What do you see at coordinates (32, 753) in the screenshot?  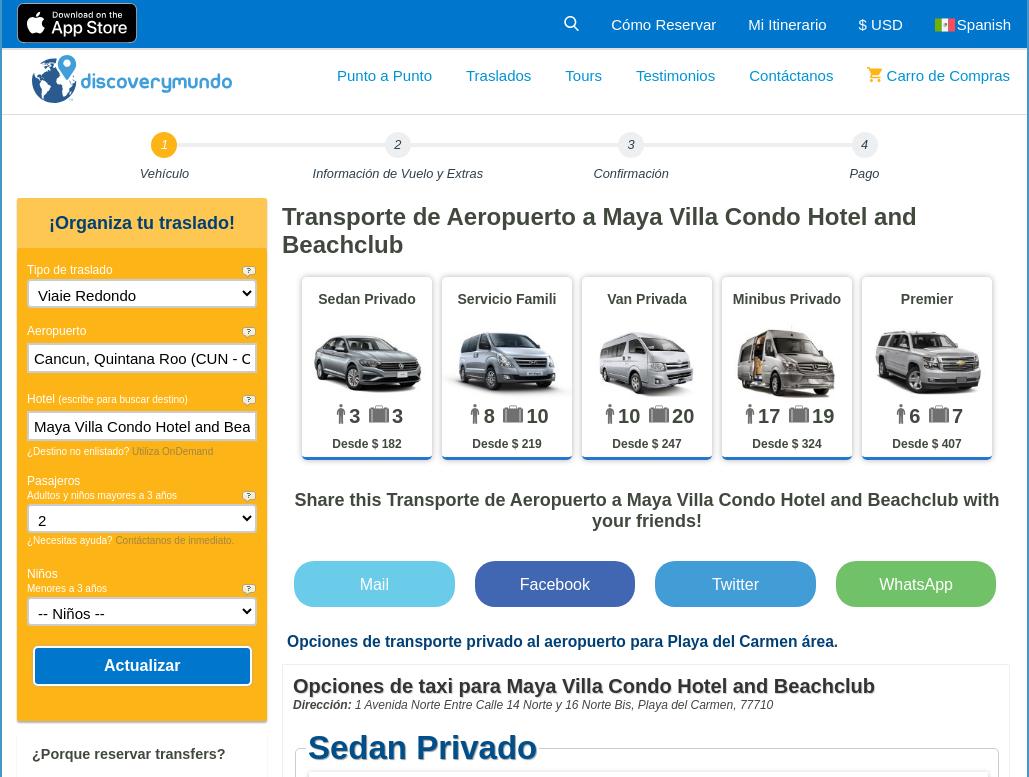 I see `'¿Porque reservar transfers?'` at bounding box center [32, 753].